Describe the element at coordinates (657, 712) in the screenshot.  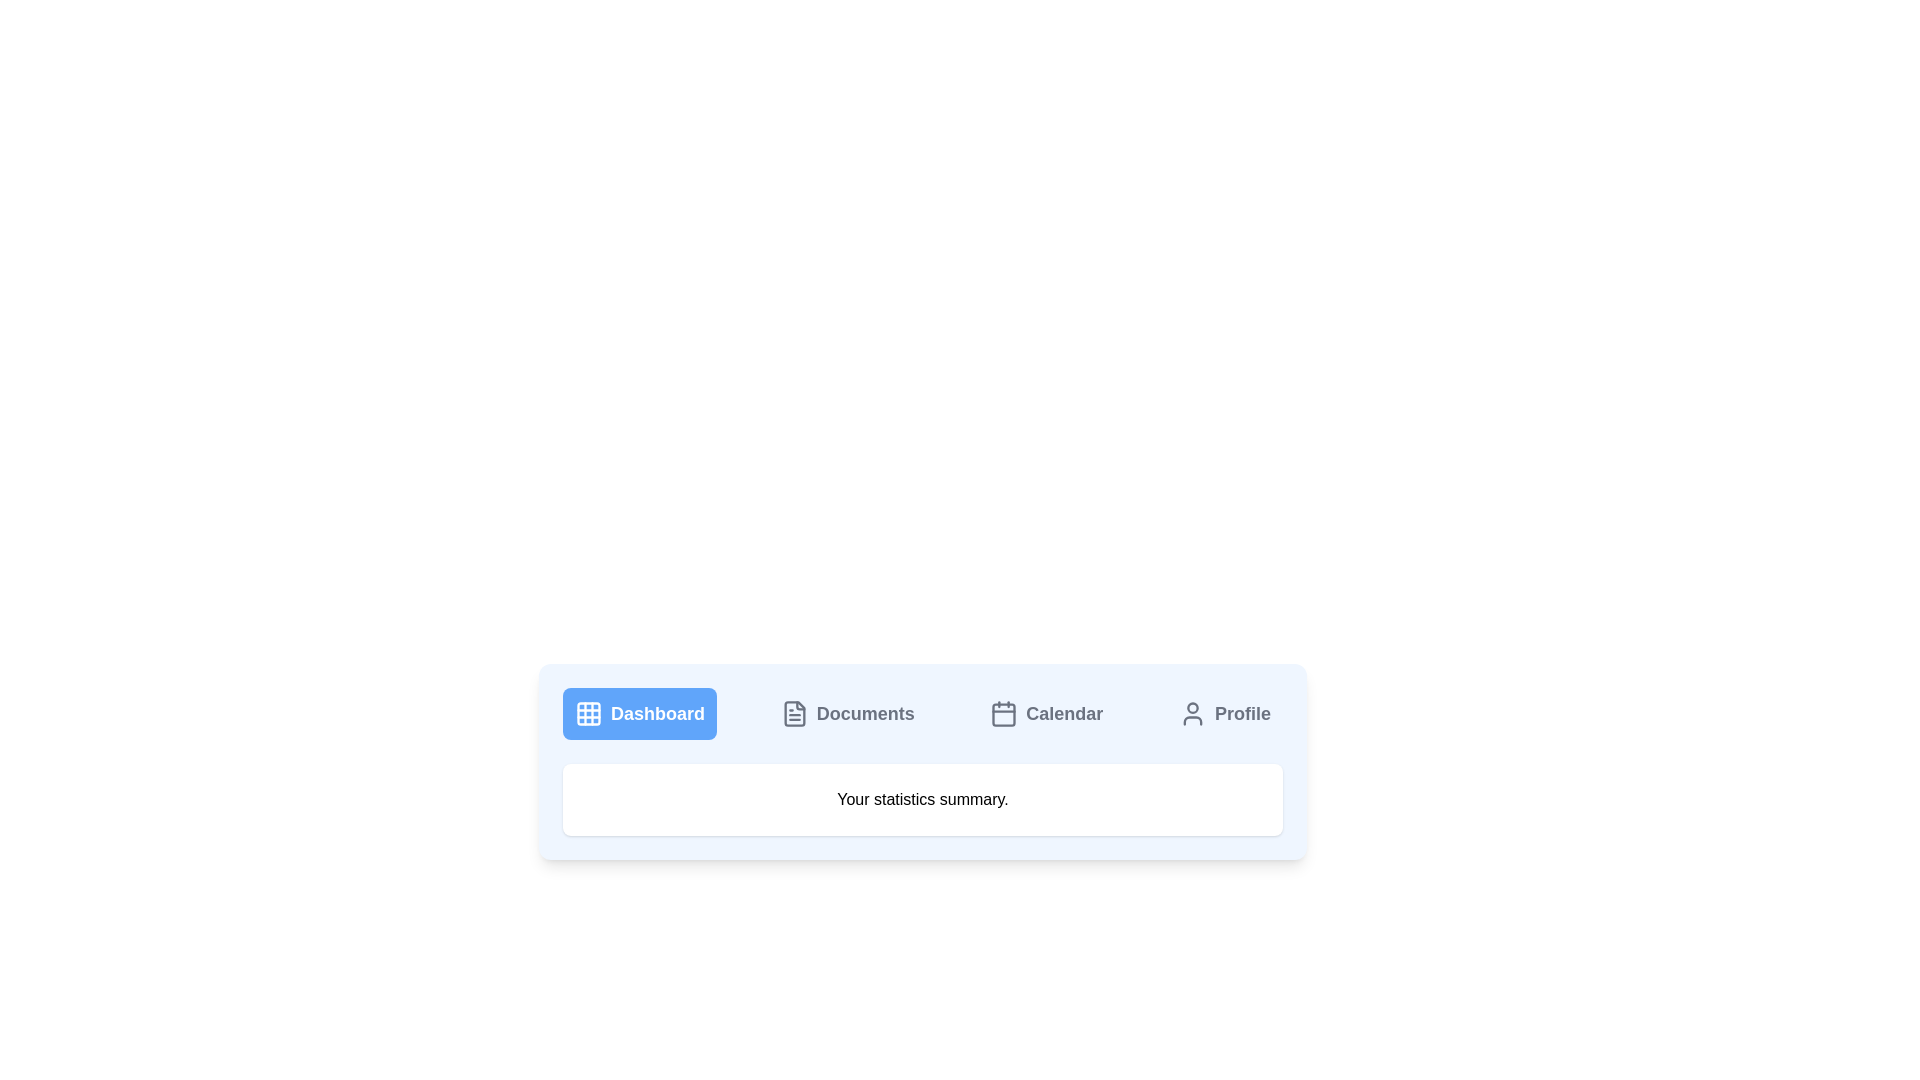
I see `the 'Dashboard' text label that indicates the navigation button for the dashboard section, located next to the grid icon on the left side of the navigation bar` at that location.